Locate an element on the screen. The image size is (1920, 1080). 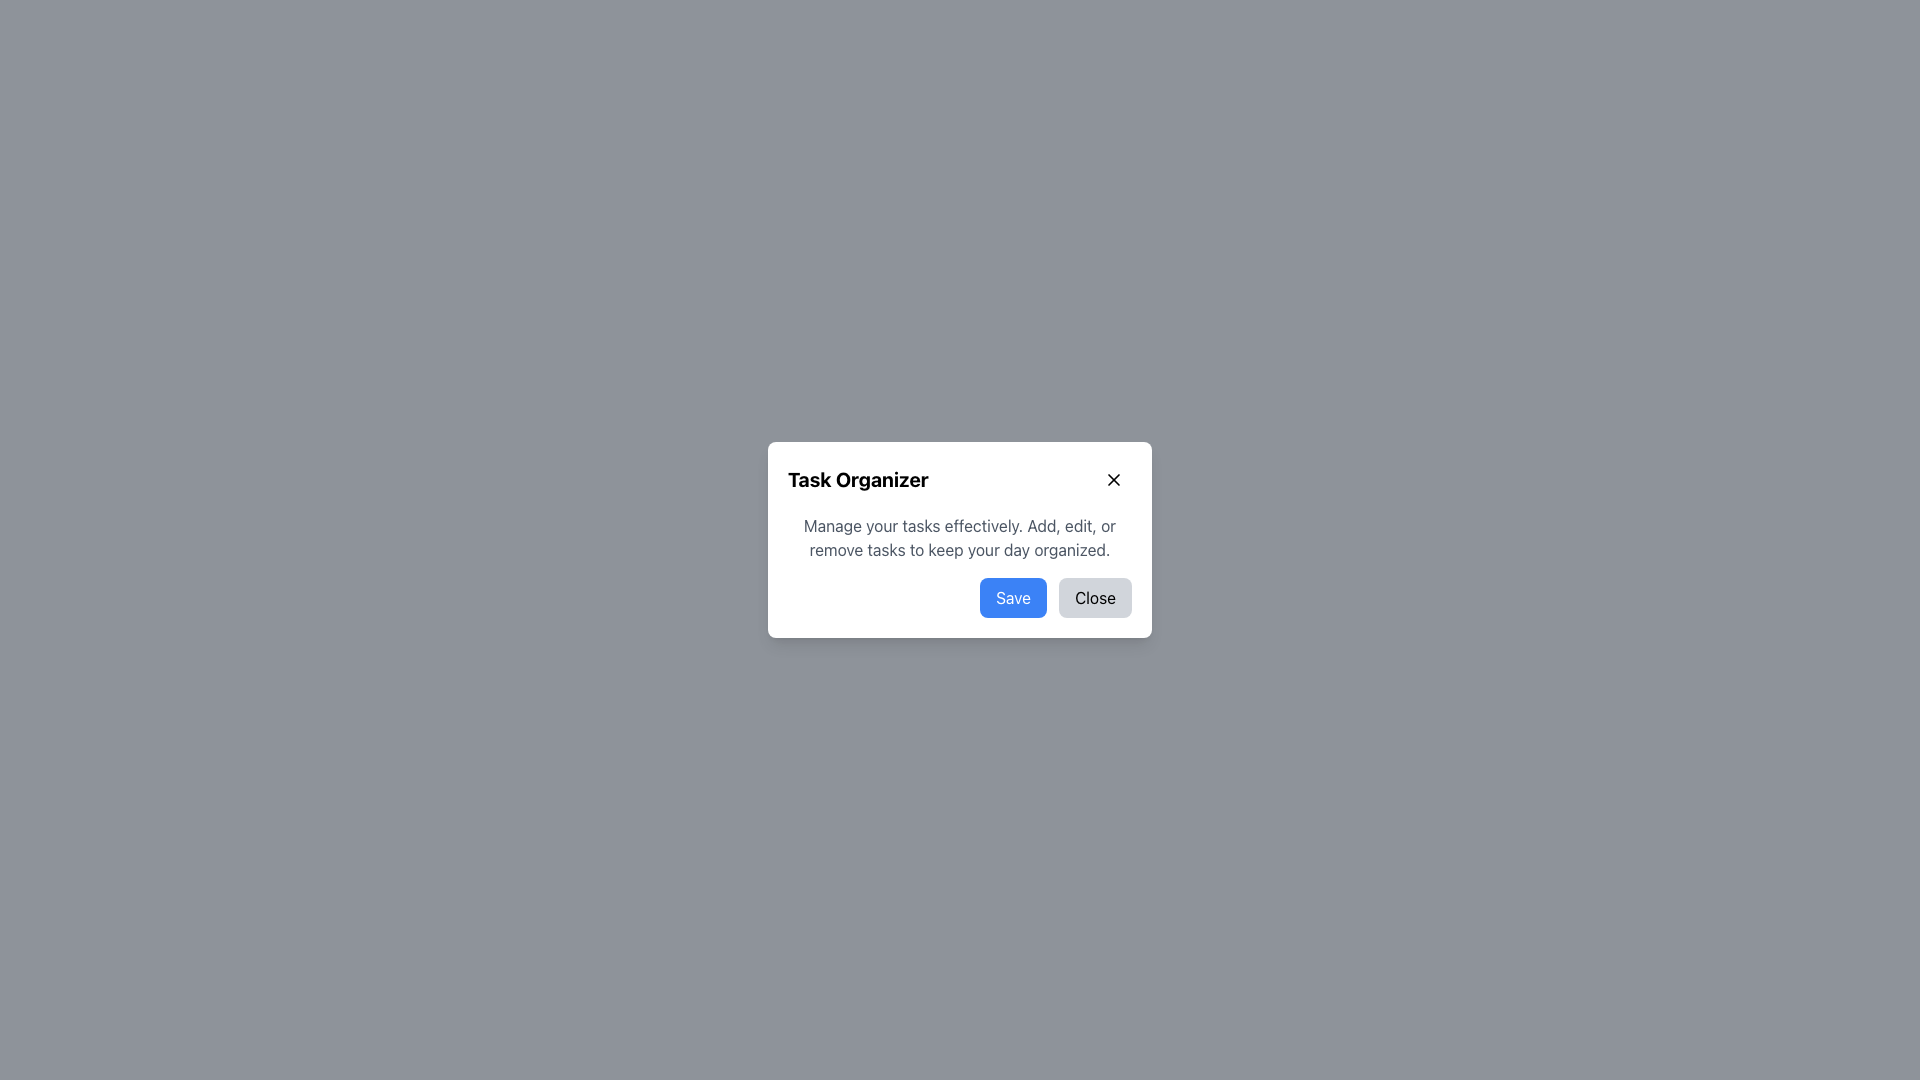
the circular button with a black 'X' icon in the center, located at the far right of the 'Task Organizer' header section is located at coordinates (1112, 479).